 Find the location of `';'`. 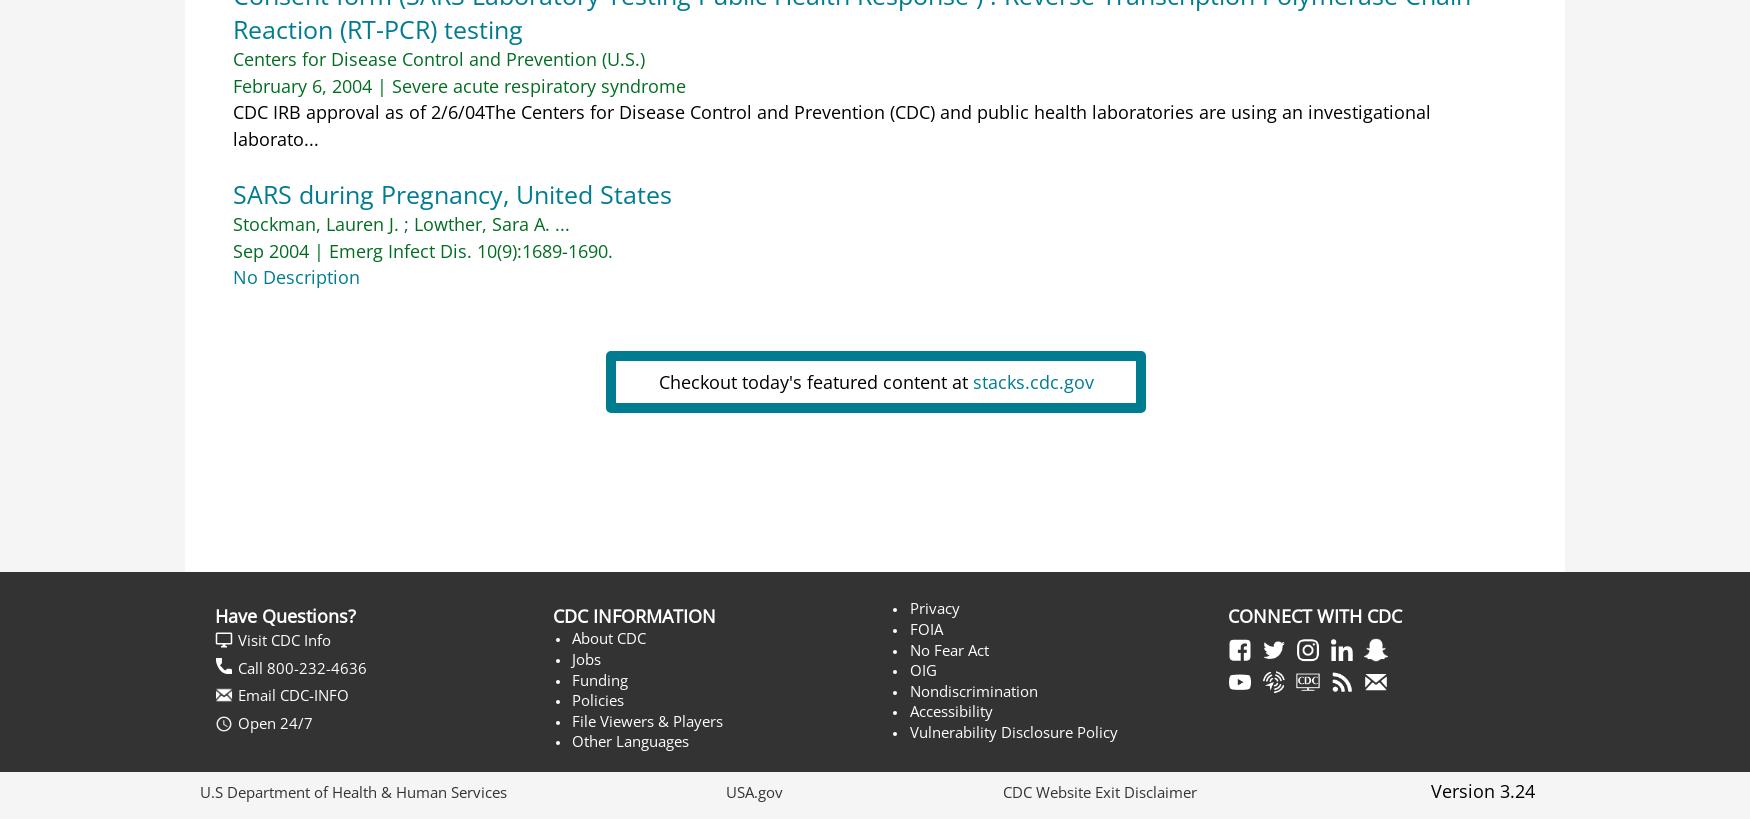

';' is located at coordinates (404, 223).